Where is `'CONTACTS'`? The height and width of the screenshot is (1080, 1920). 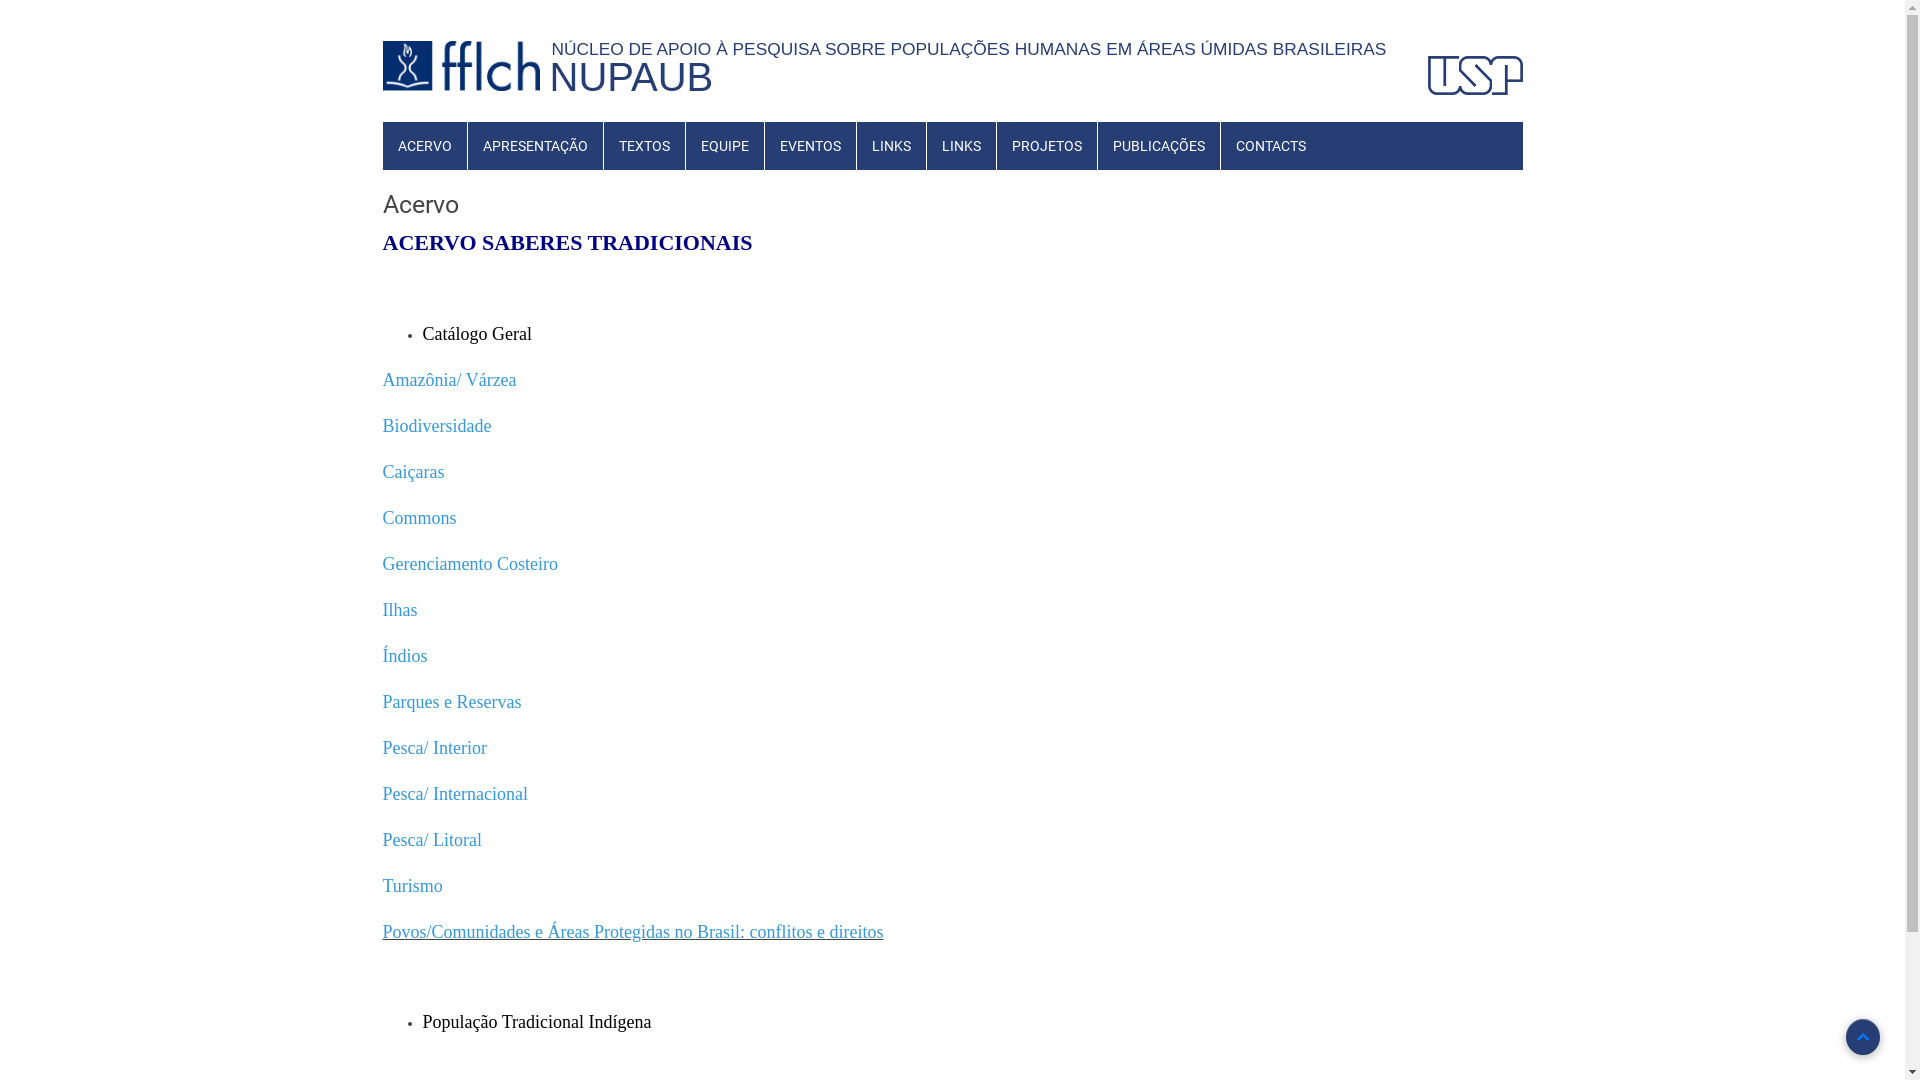 'CONTACTS' is located at coordinates (1269, 145).